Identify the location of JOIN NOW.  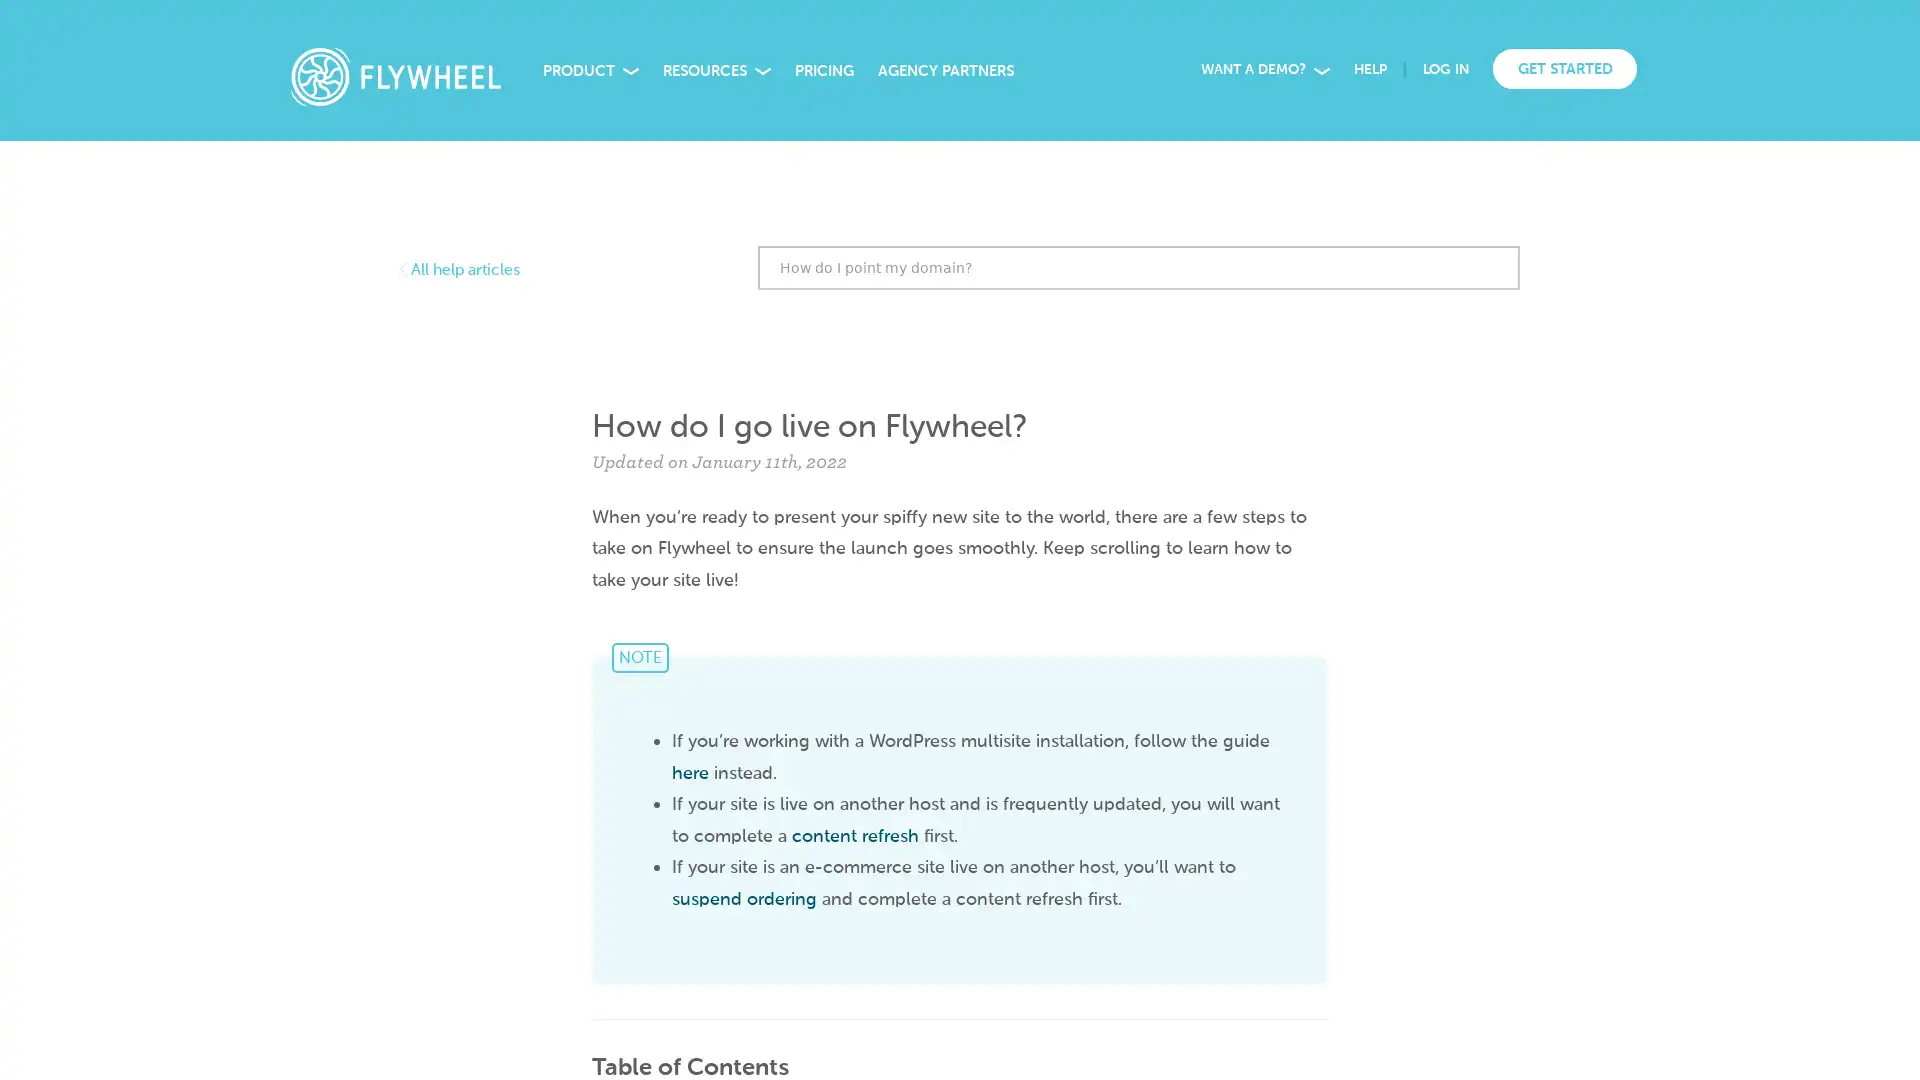
(1346, 38).